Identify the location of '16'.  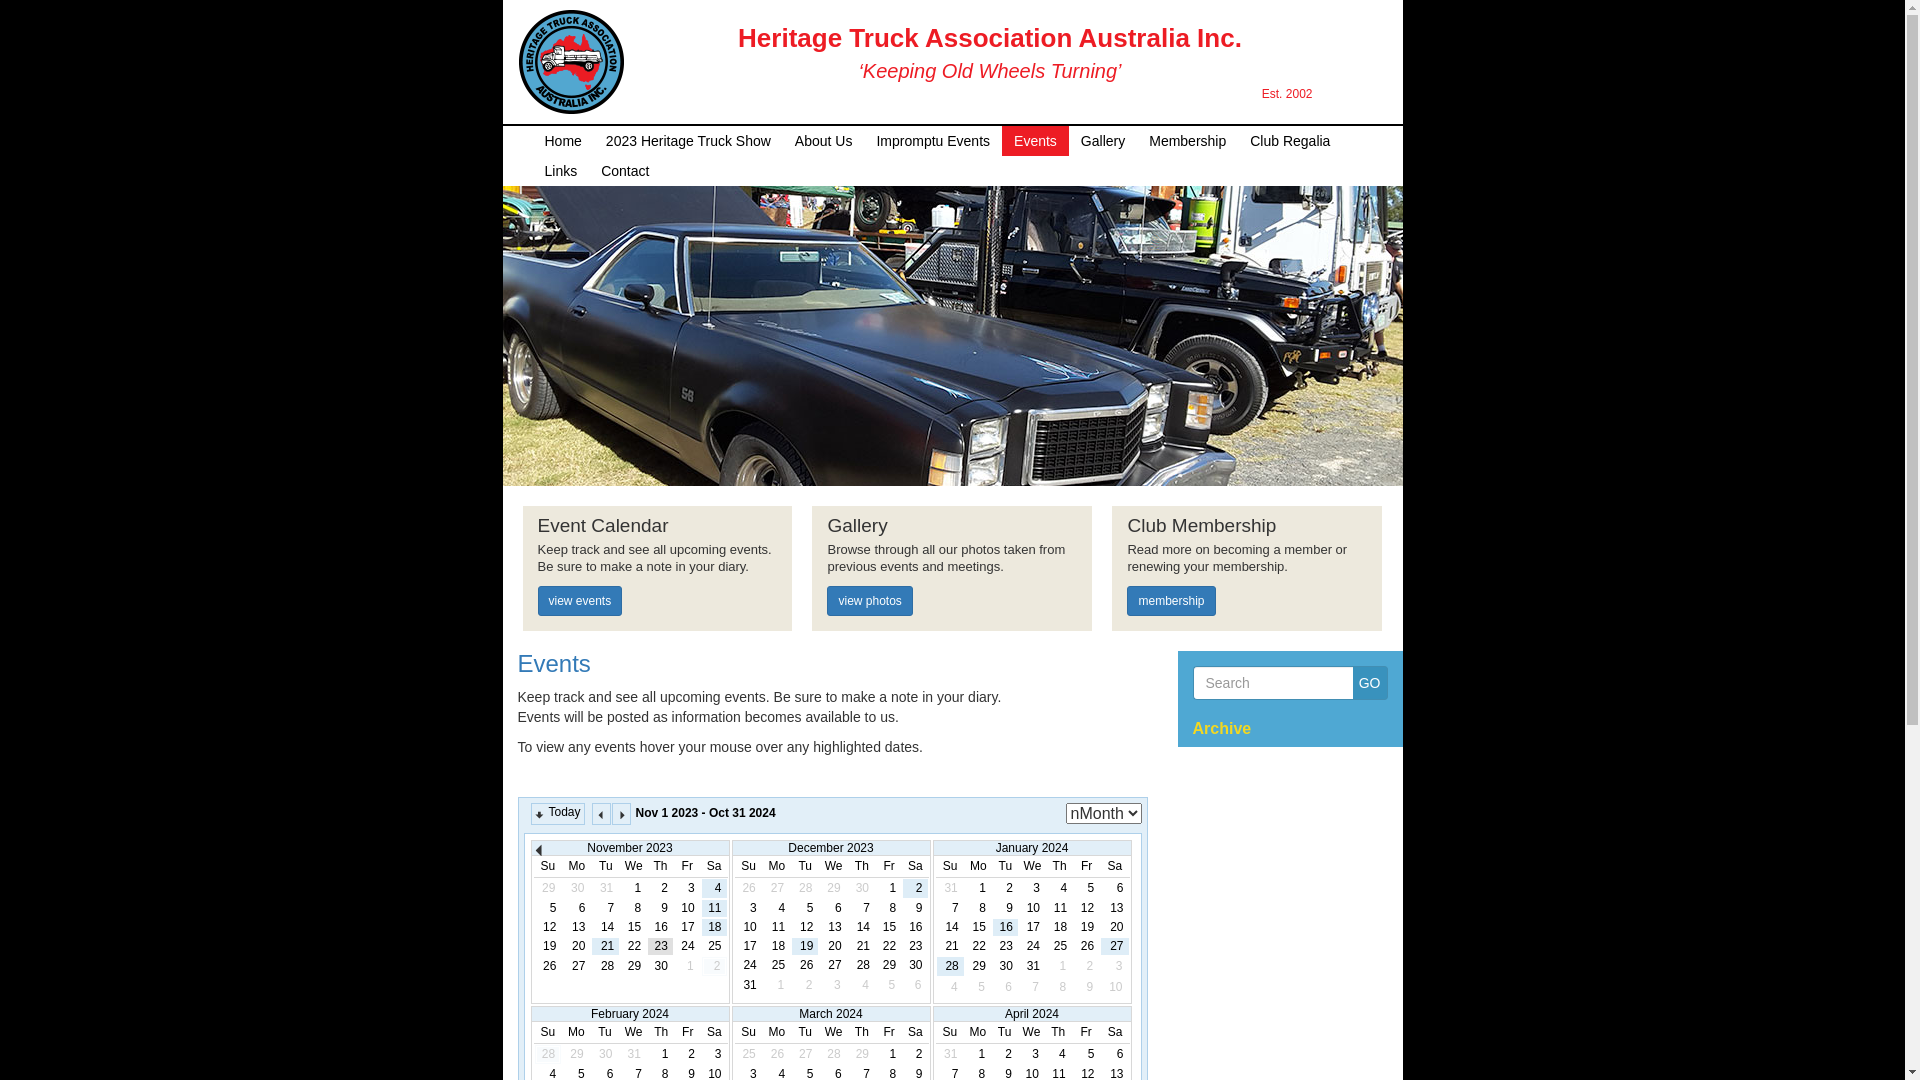
(660, 927).